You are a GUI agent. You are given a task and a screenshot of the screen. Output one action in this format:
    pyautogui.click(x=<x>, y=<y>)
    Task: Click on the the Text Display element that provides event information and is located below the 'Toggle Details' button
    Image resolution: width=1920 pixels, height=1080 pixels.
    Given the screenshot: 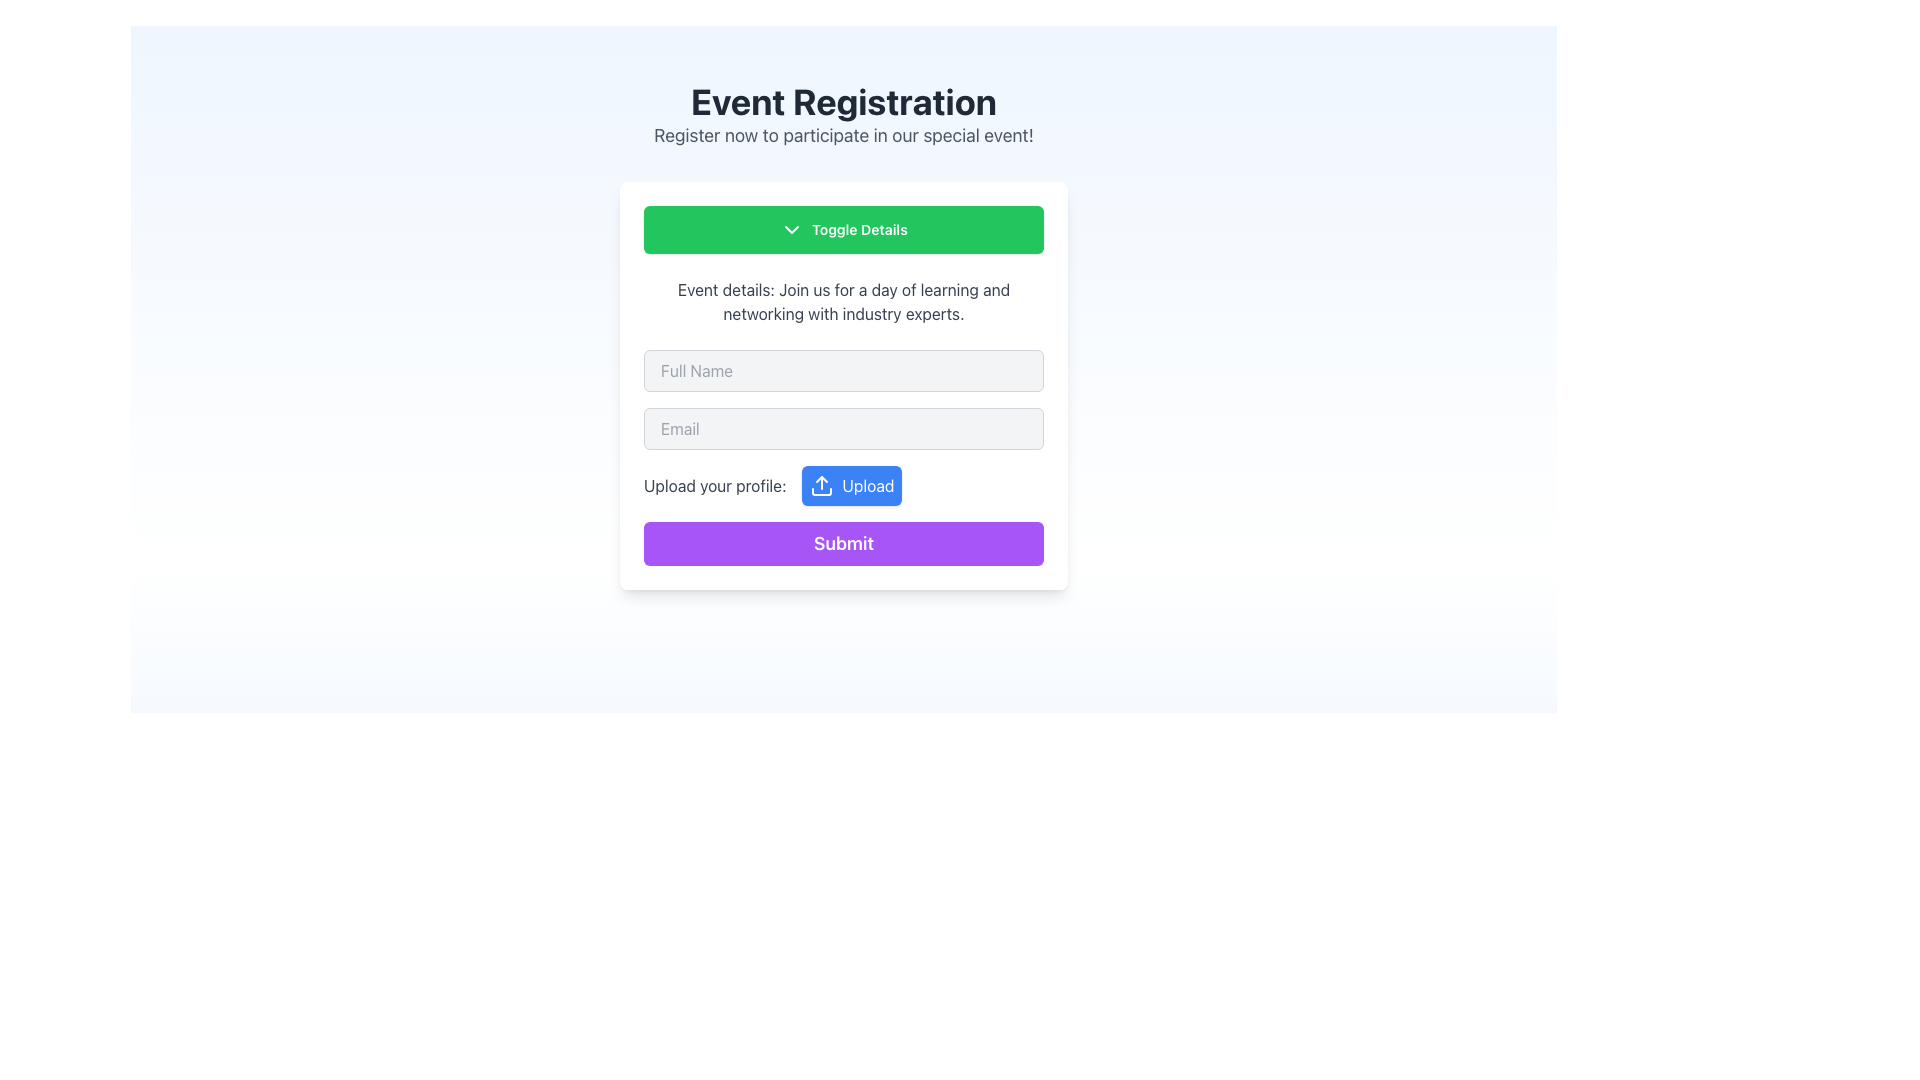 What is the action you would take?
    pyautogui.click(x=844, y=301)
    